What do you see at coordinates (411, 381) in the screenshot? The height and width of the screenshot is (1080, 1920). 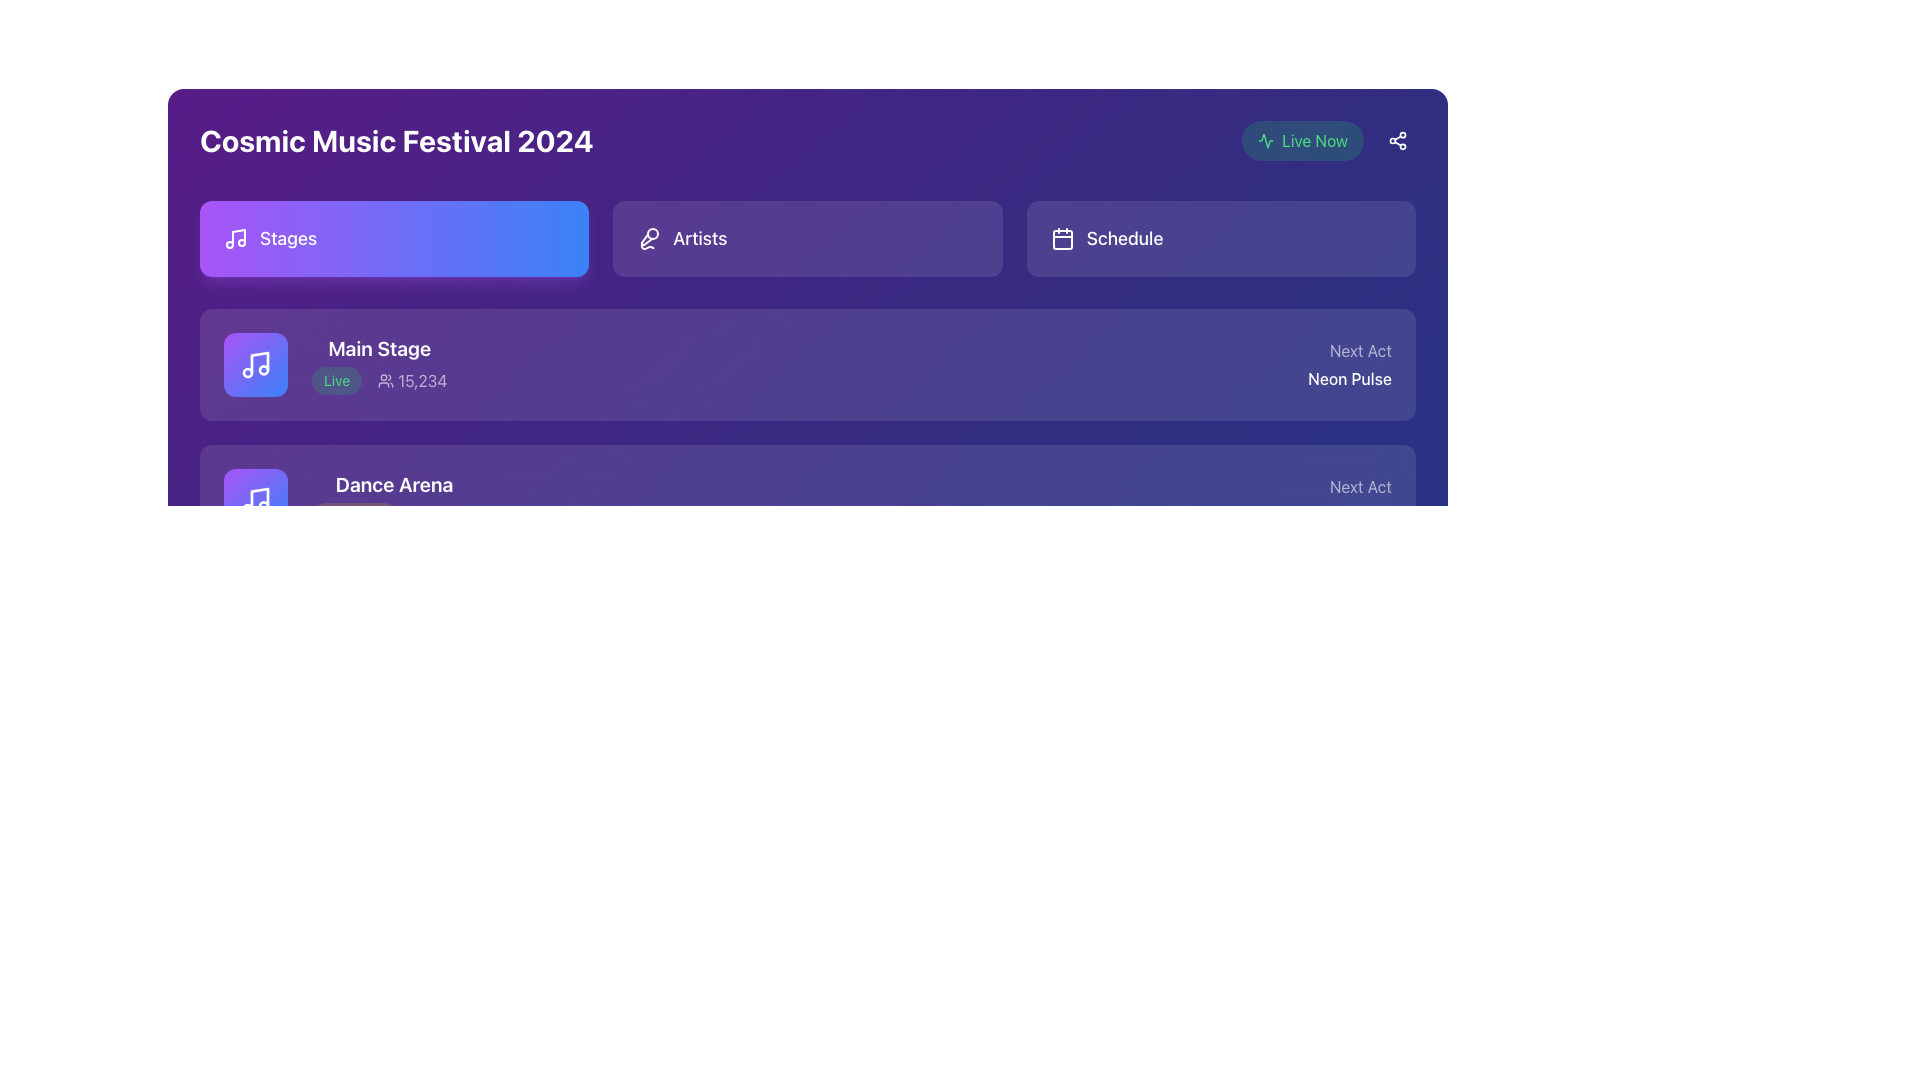 I see `the small text label displaying the number '15,234' in white, which is located in the 'Main Stage' section, to the right of the green 'Live' badge` at bounding box center [411, 381].